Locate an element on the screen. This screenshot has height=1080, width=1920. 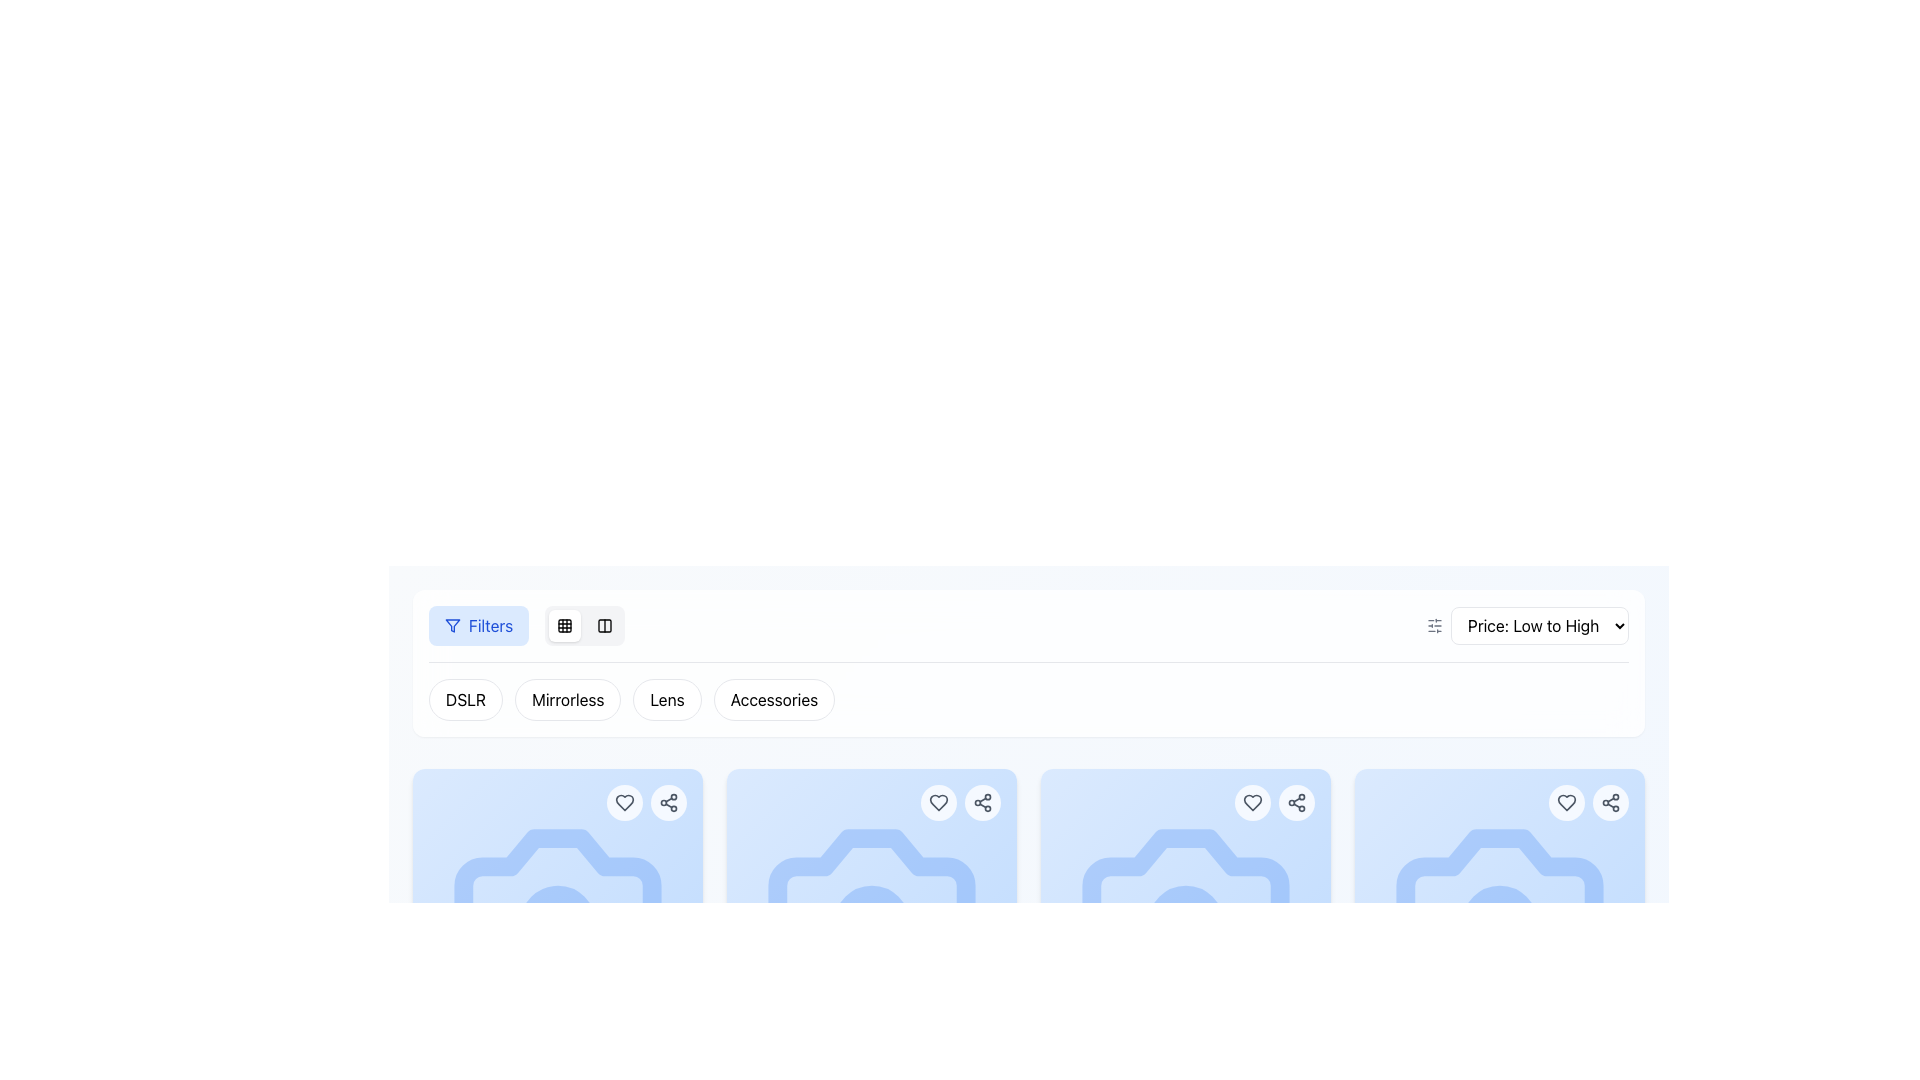
the favorite button located in the top-right corner of the product card is located at coordinates (1251, 801).